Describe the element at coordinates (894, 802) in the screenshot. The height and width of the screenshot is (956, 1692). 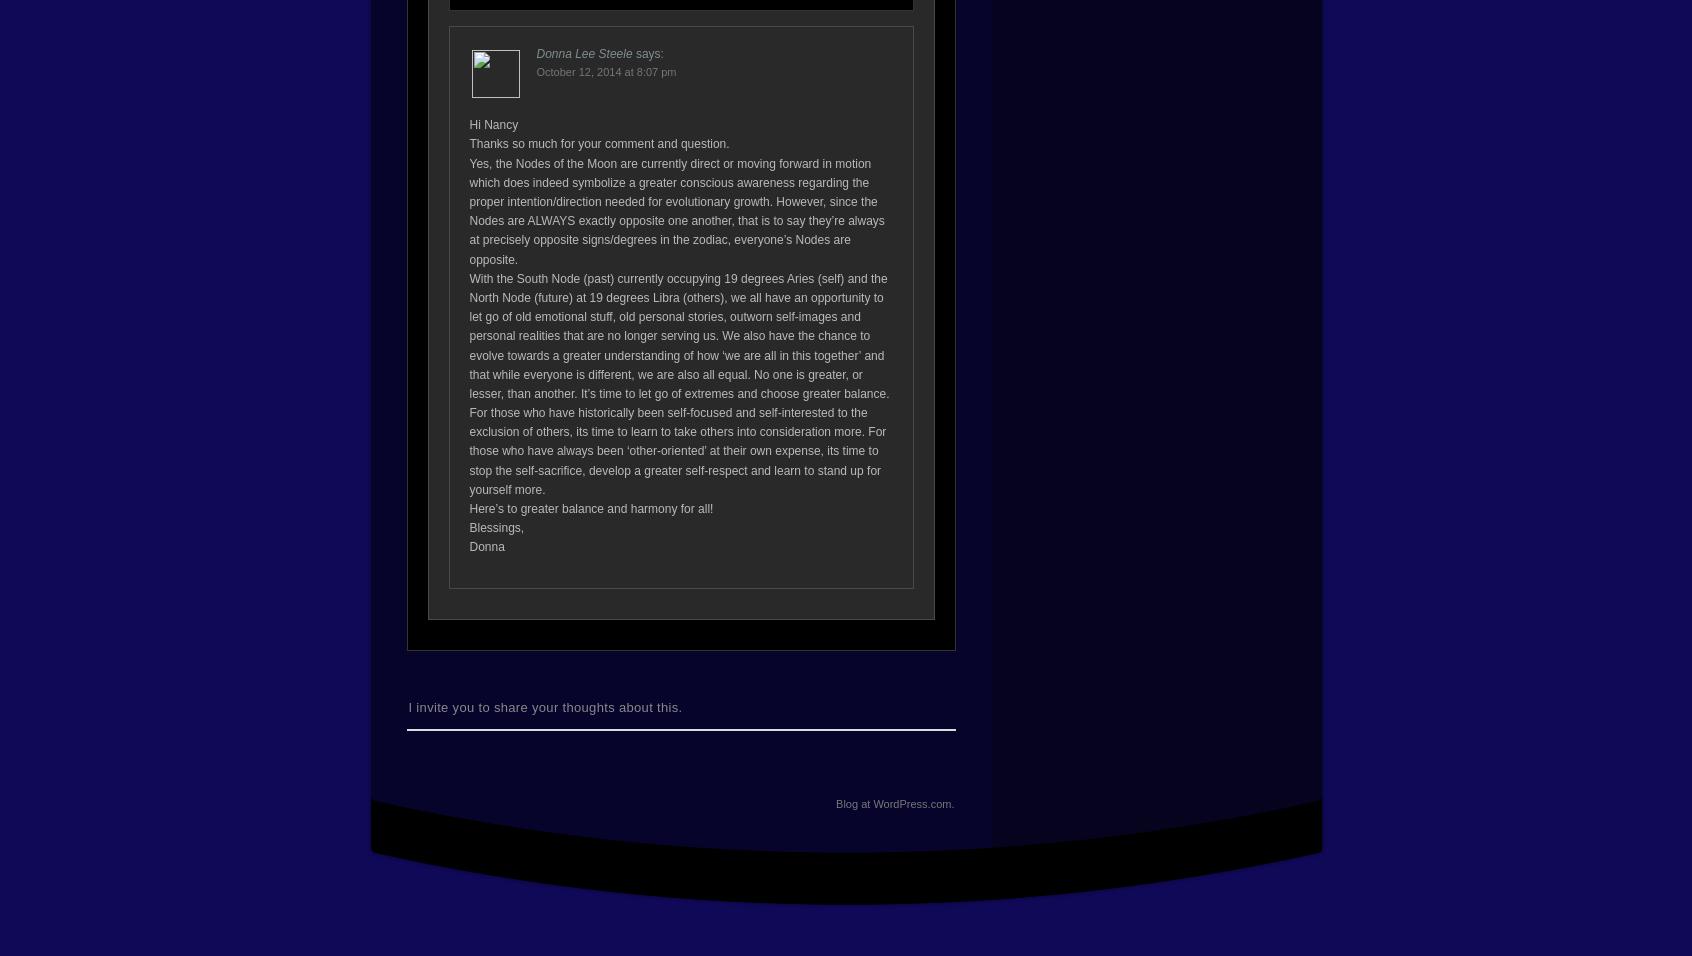
I see `'Blog at WordPress.com.'` at that location.